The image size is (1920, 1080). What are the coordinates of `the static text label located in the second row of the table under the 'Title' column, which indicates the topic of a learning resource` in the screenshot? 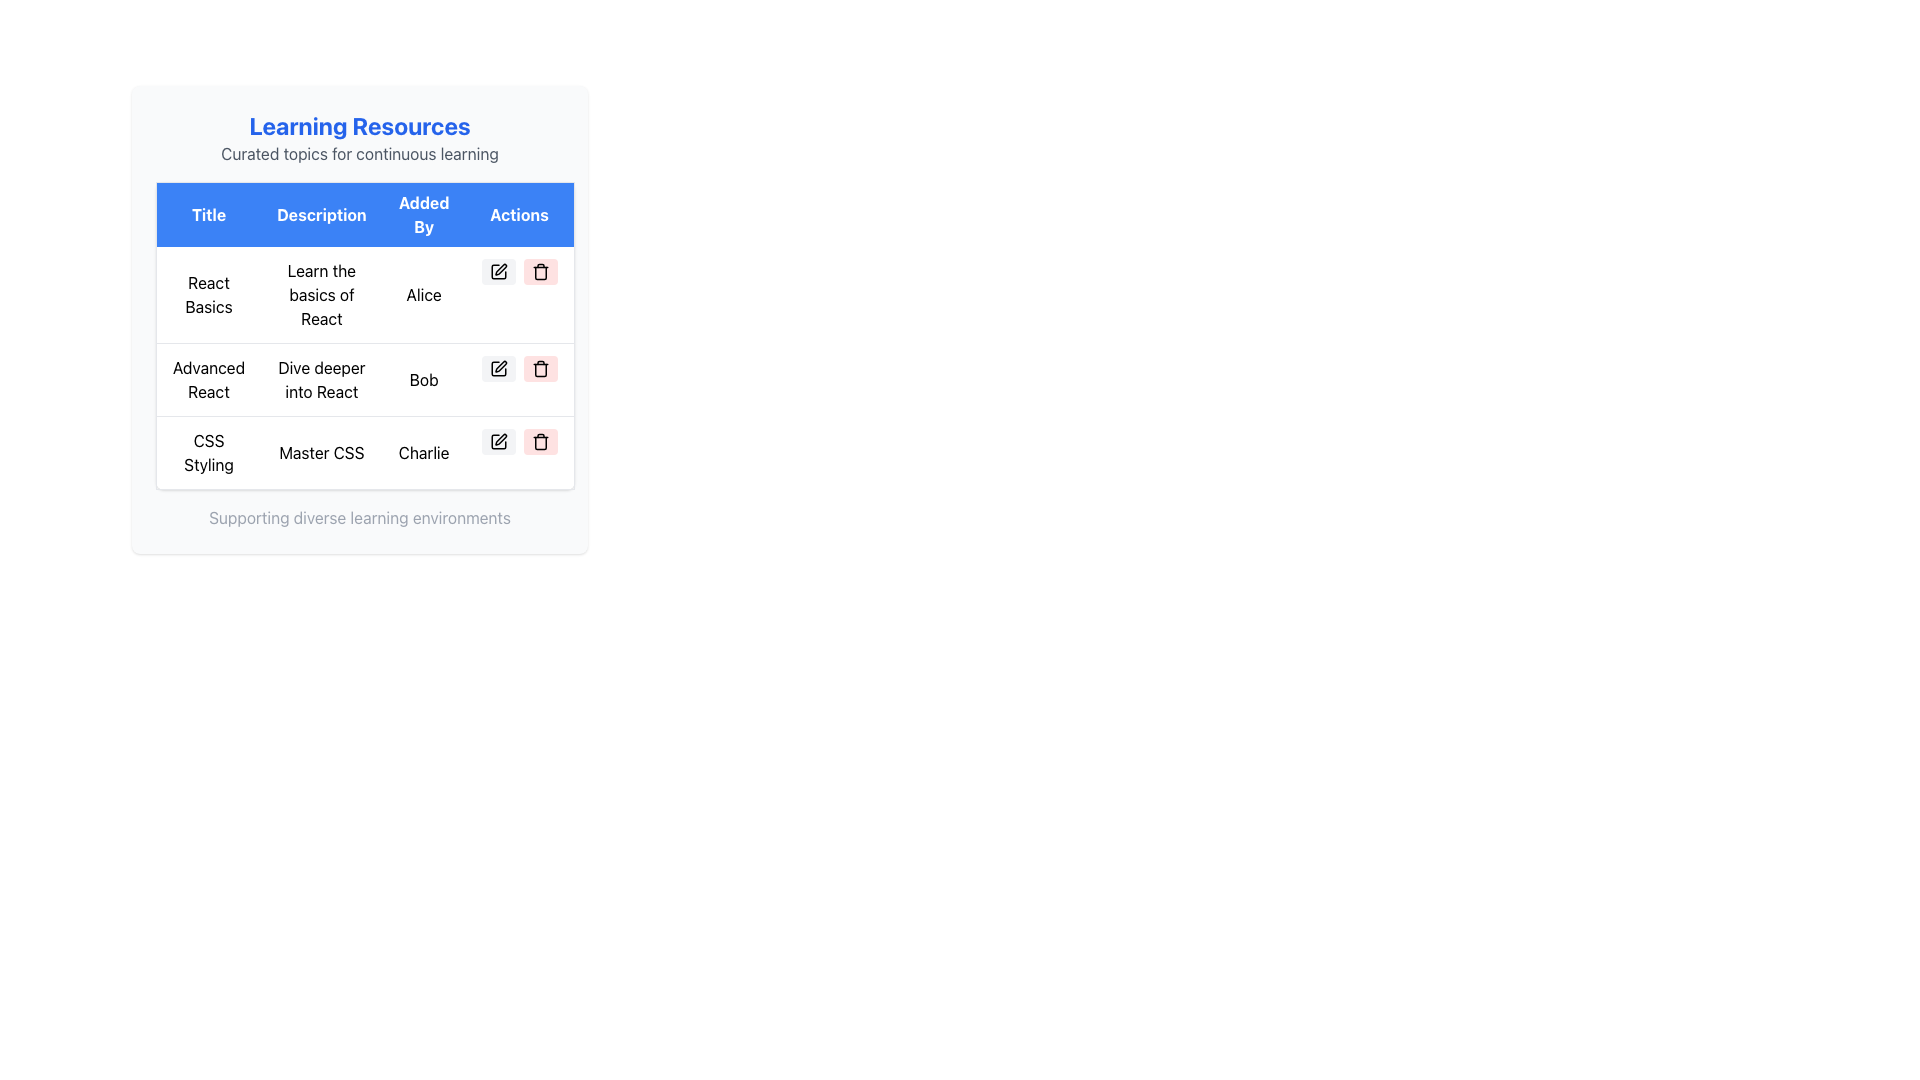 It's located at (208, 380).